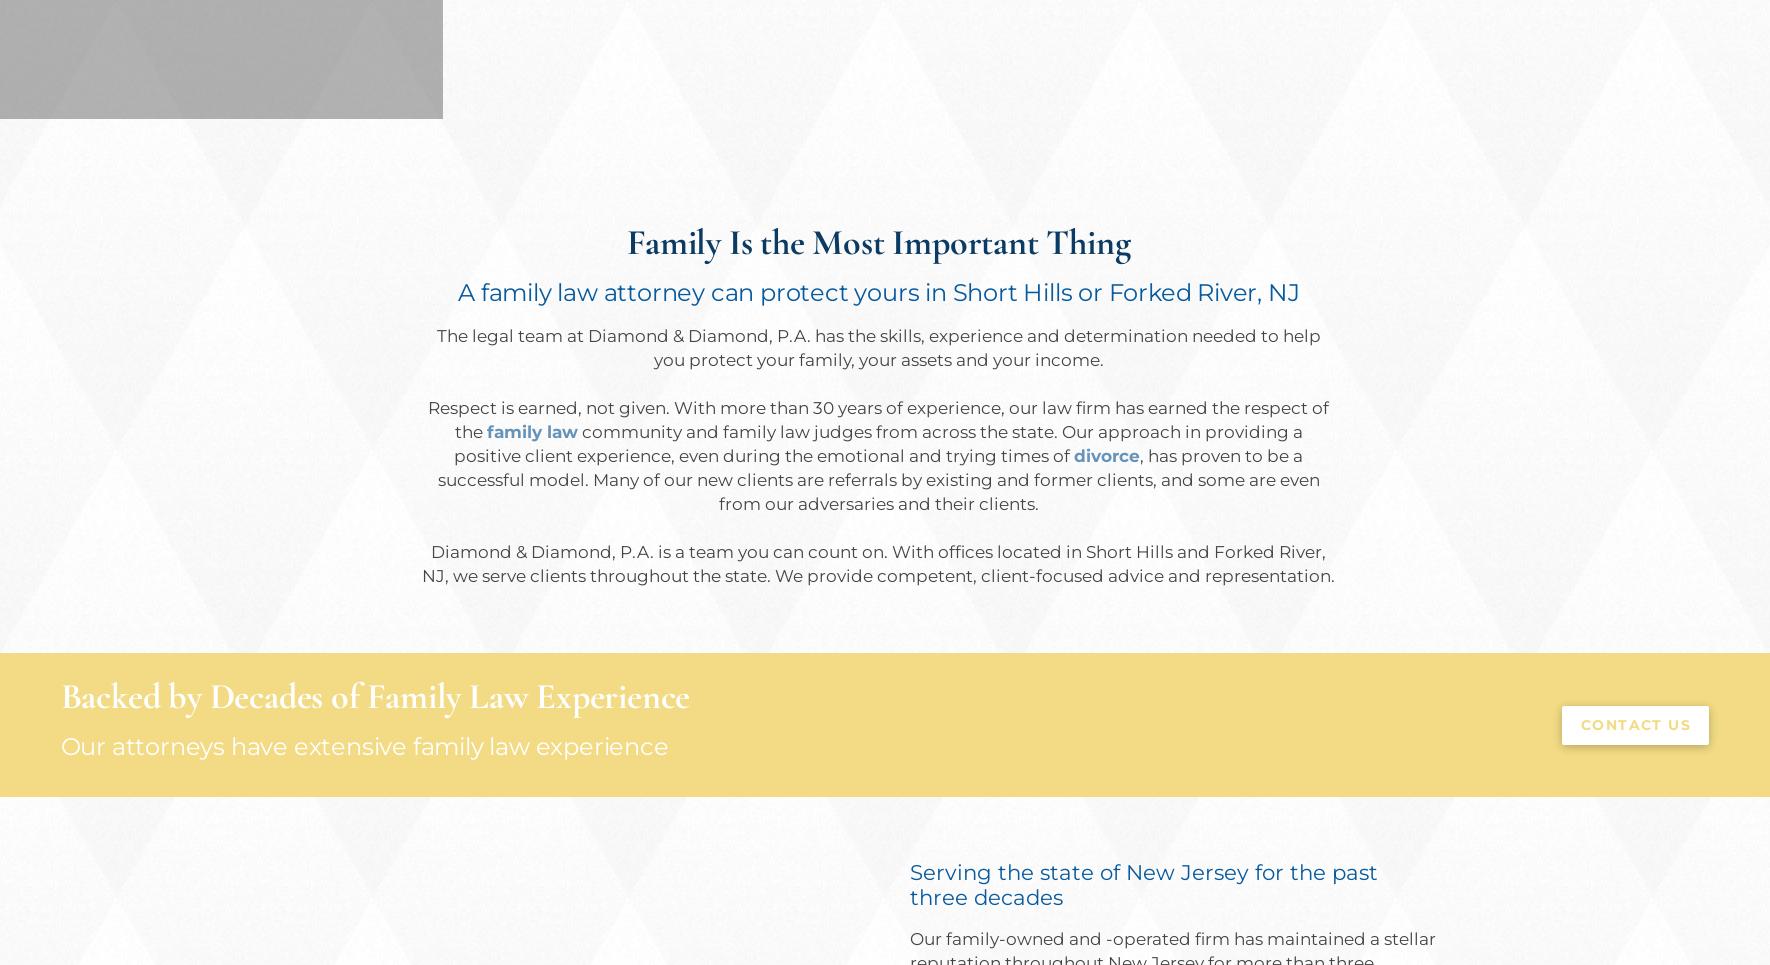 Image resolution: width=1770 pixels, height=965 pixels. I want to click on 'Diamond & Diamond, P.A. is a team you can count on. With offices located in Short Hills and Forked River, NJ, we serve clients throughout the state. We provide competent, client-focused advice and representation.', so click(878, 564).